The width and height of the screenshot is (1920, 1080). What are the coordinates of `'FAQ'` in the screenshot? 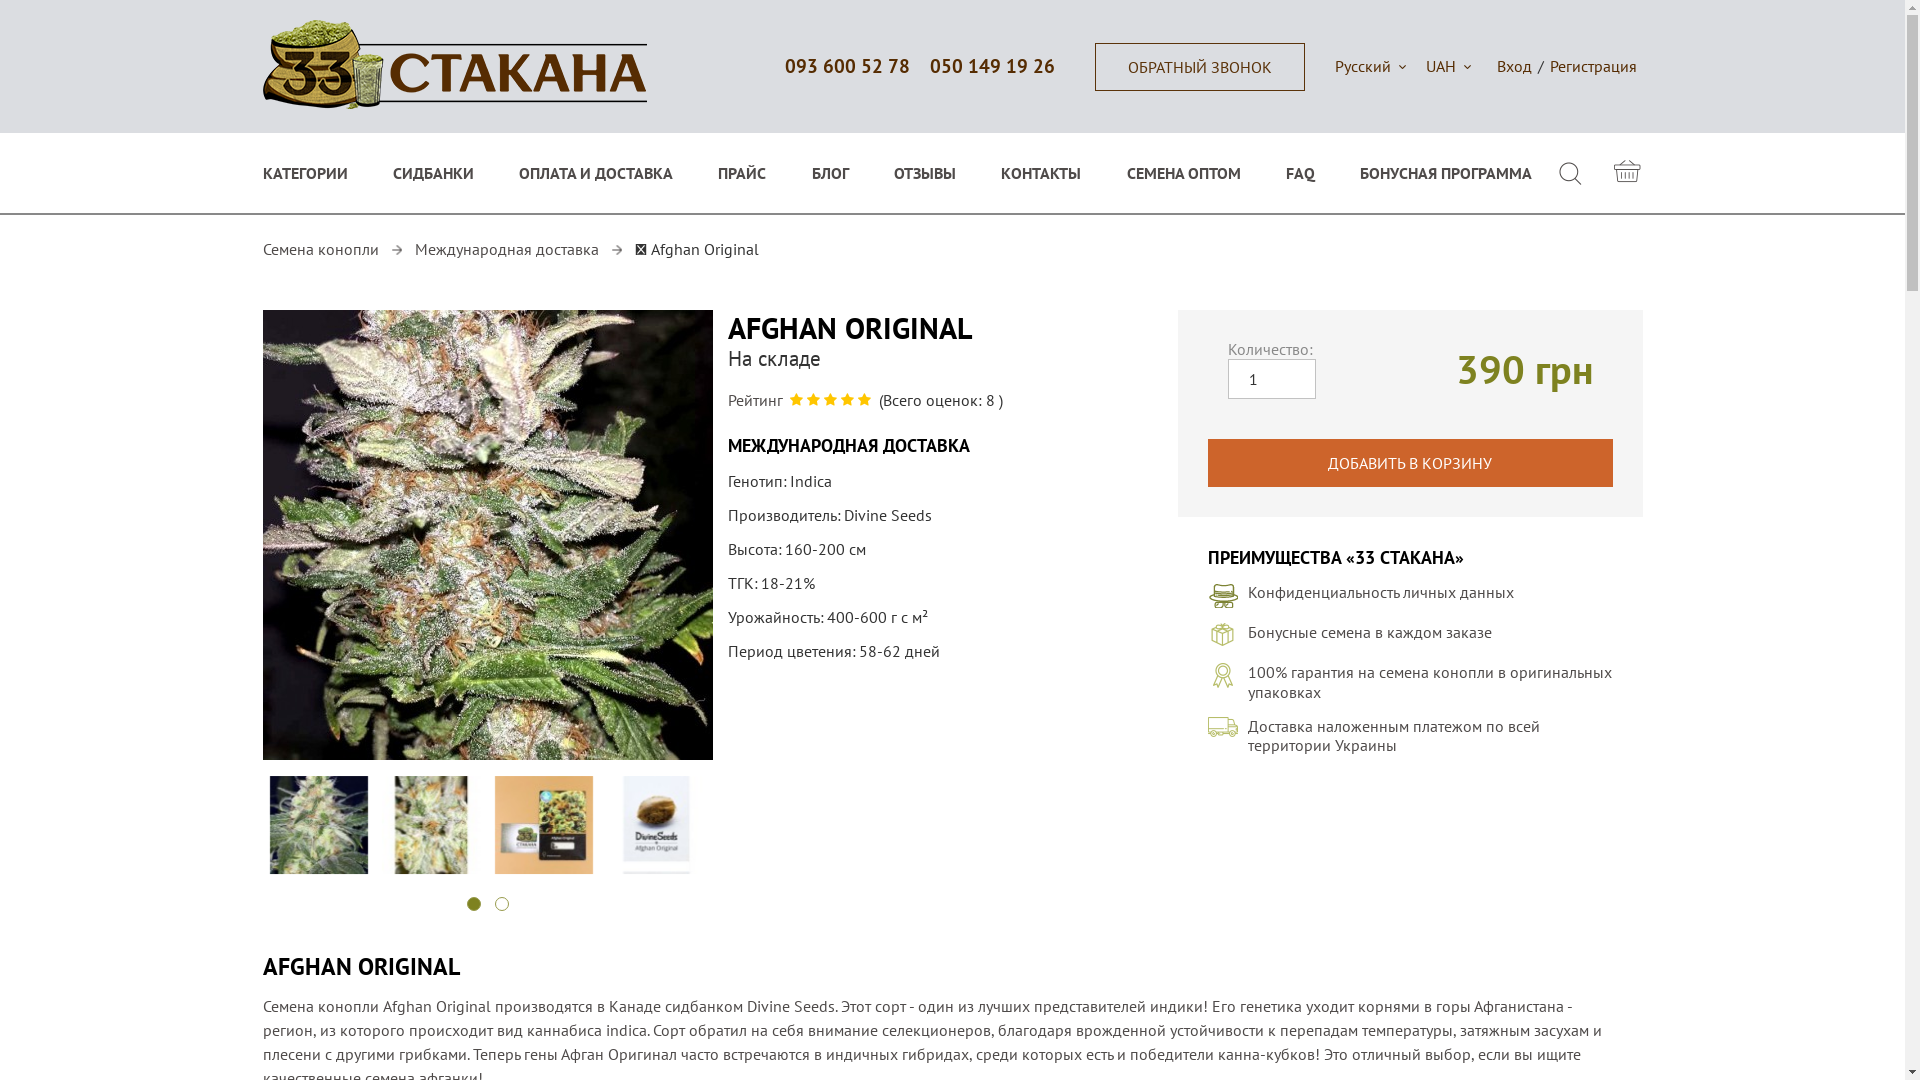 It's located at (1300, 172).